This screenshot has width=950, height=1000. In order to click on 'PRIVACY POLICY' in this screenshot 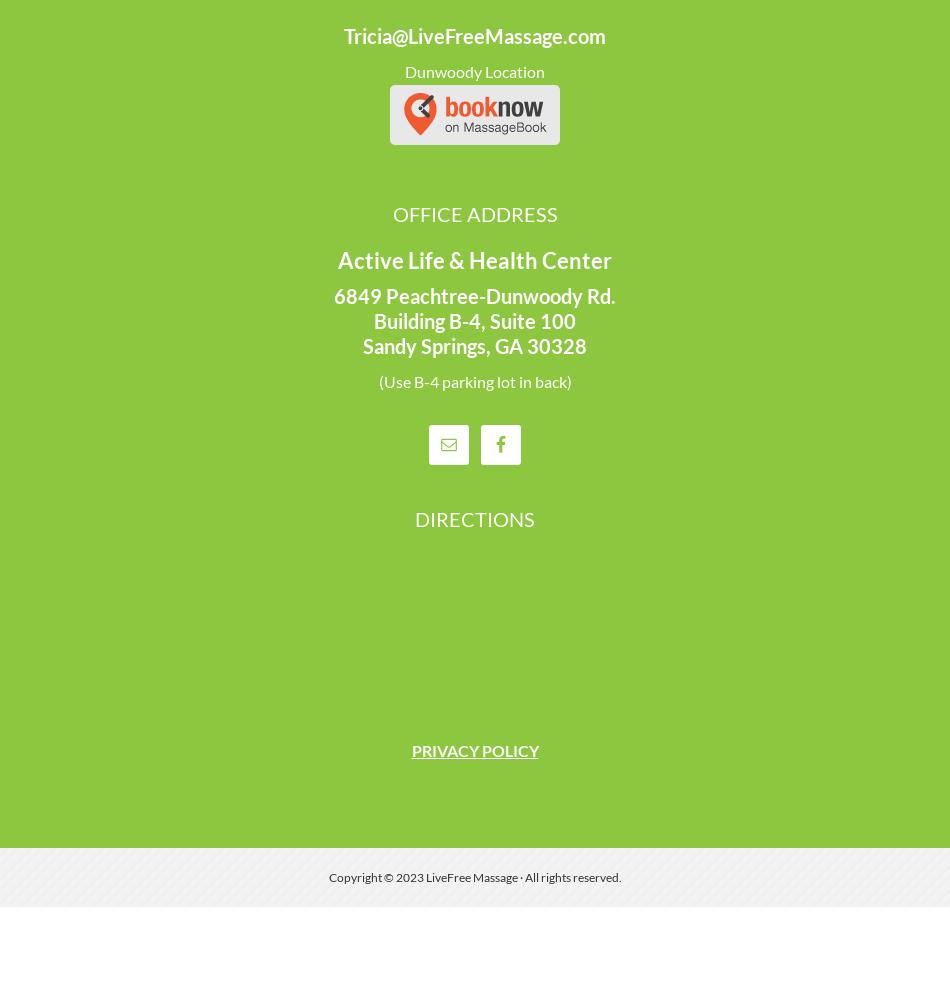, I will do `click(409, 750)`.